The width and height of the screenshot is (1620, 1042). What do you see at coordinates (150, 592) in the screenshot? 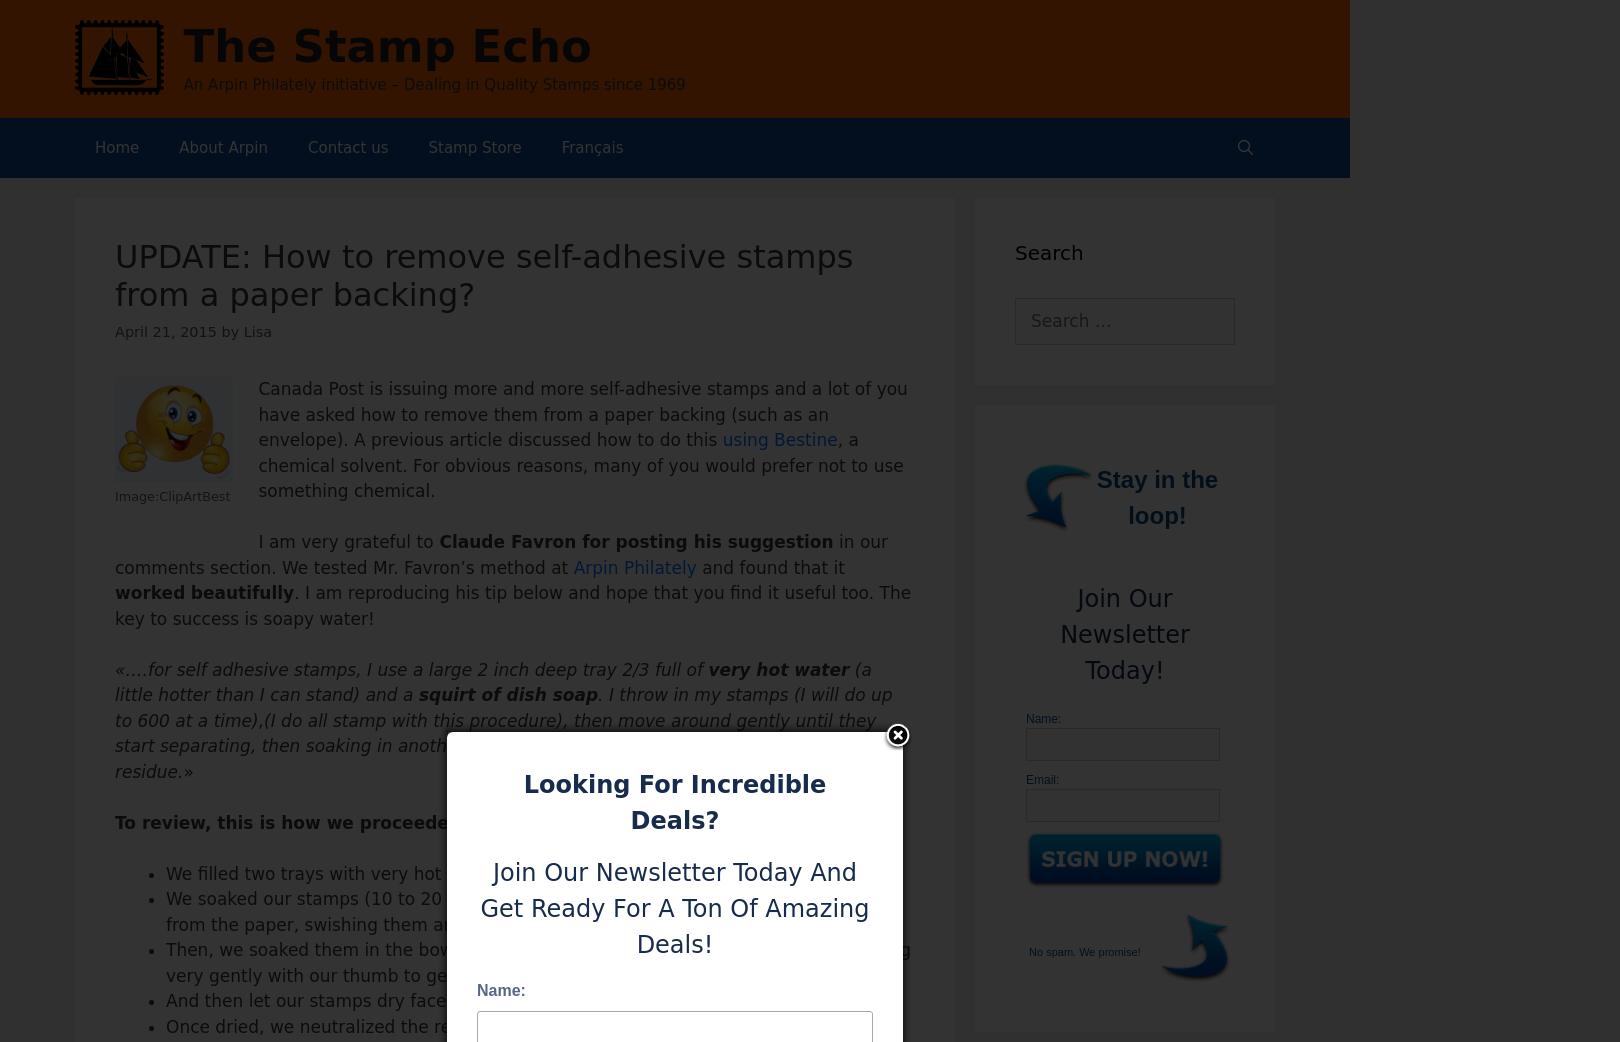
I see `'worked'` at bounding box center [150, 592].